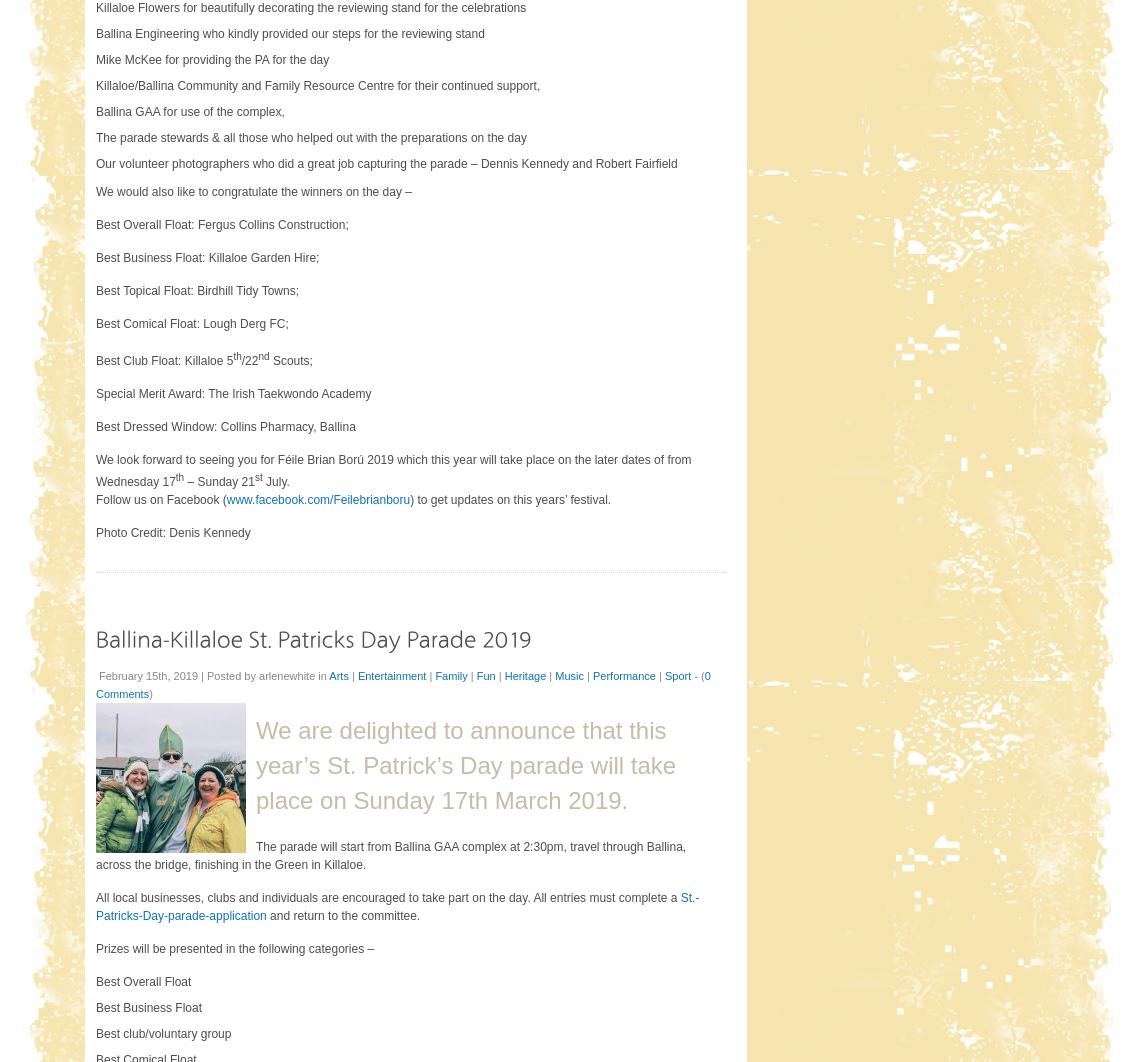  Describe the element at coordinates (94, 84) in the screenshot. I see `'Killaloe/Ballina Community and Family Resource Centre for their continued support,'` at that location.